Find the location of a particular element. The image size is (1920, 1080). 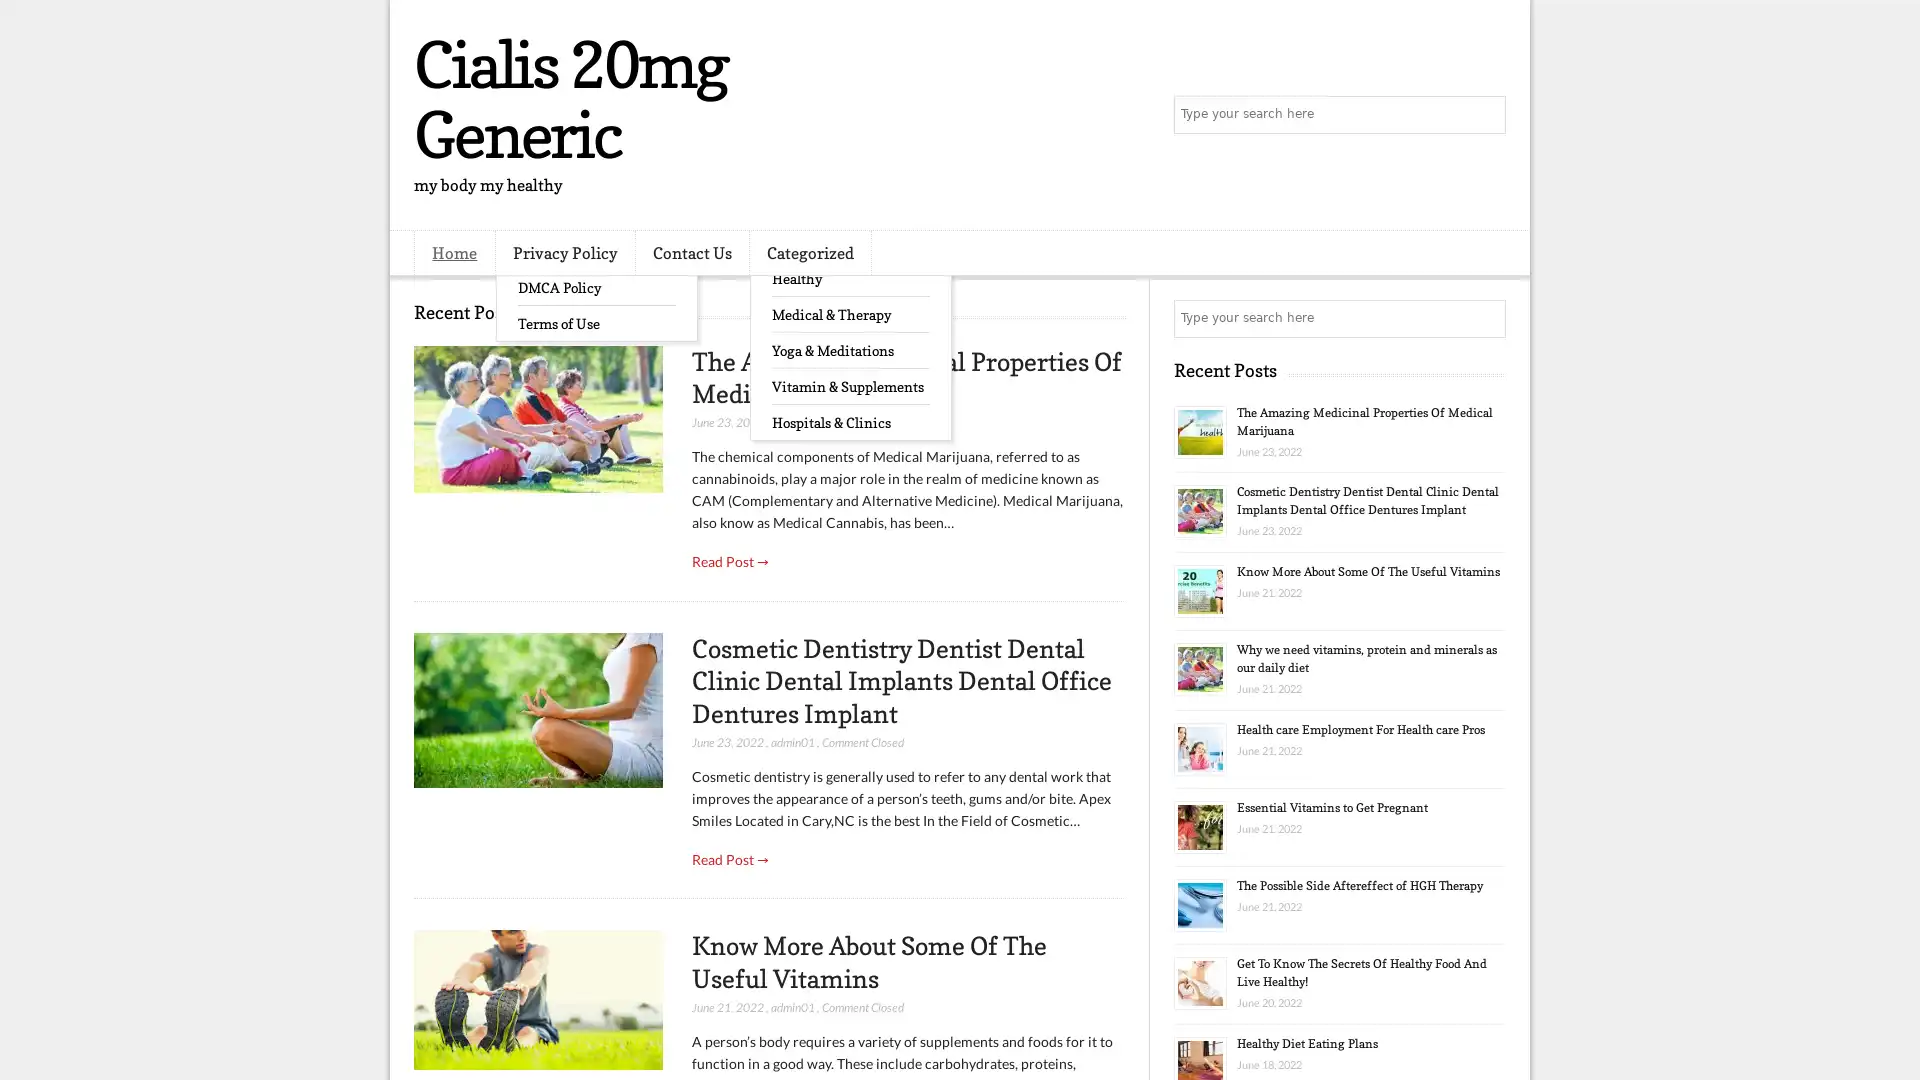

Search is located at coordinates (1485, 115).